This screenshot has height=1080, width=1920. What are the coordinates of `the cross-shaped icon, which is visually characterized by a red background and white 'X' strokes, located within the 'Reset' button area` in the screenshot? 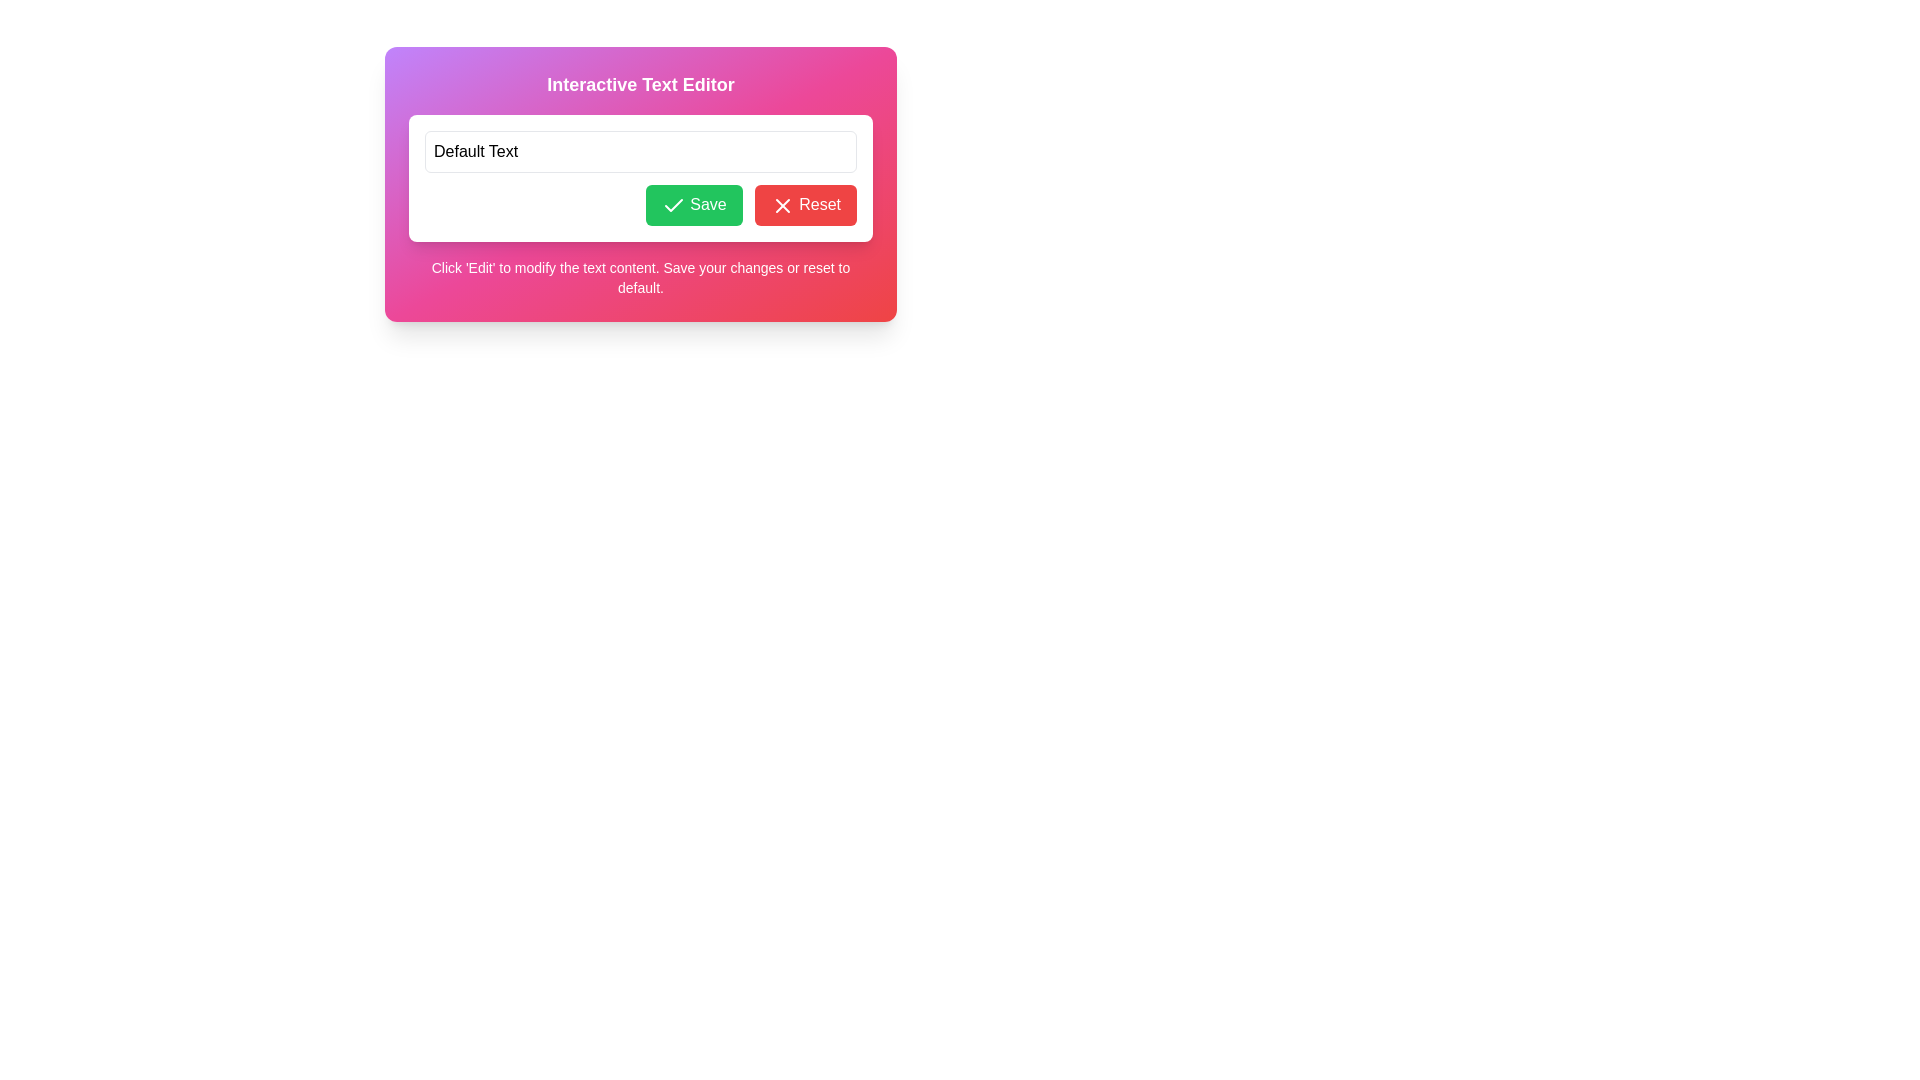 It's located at (781, 205).